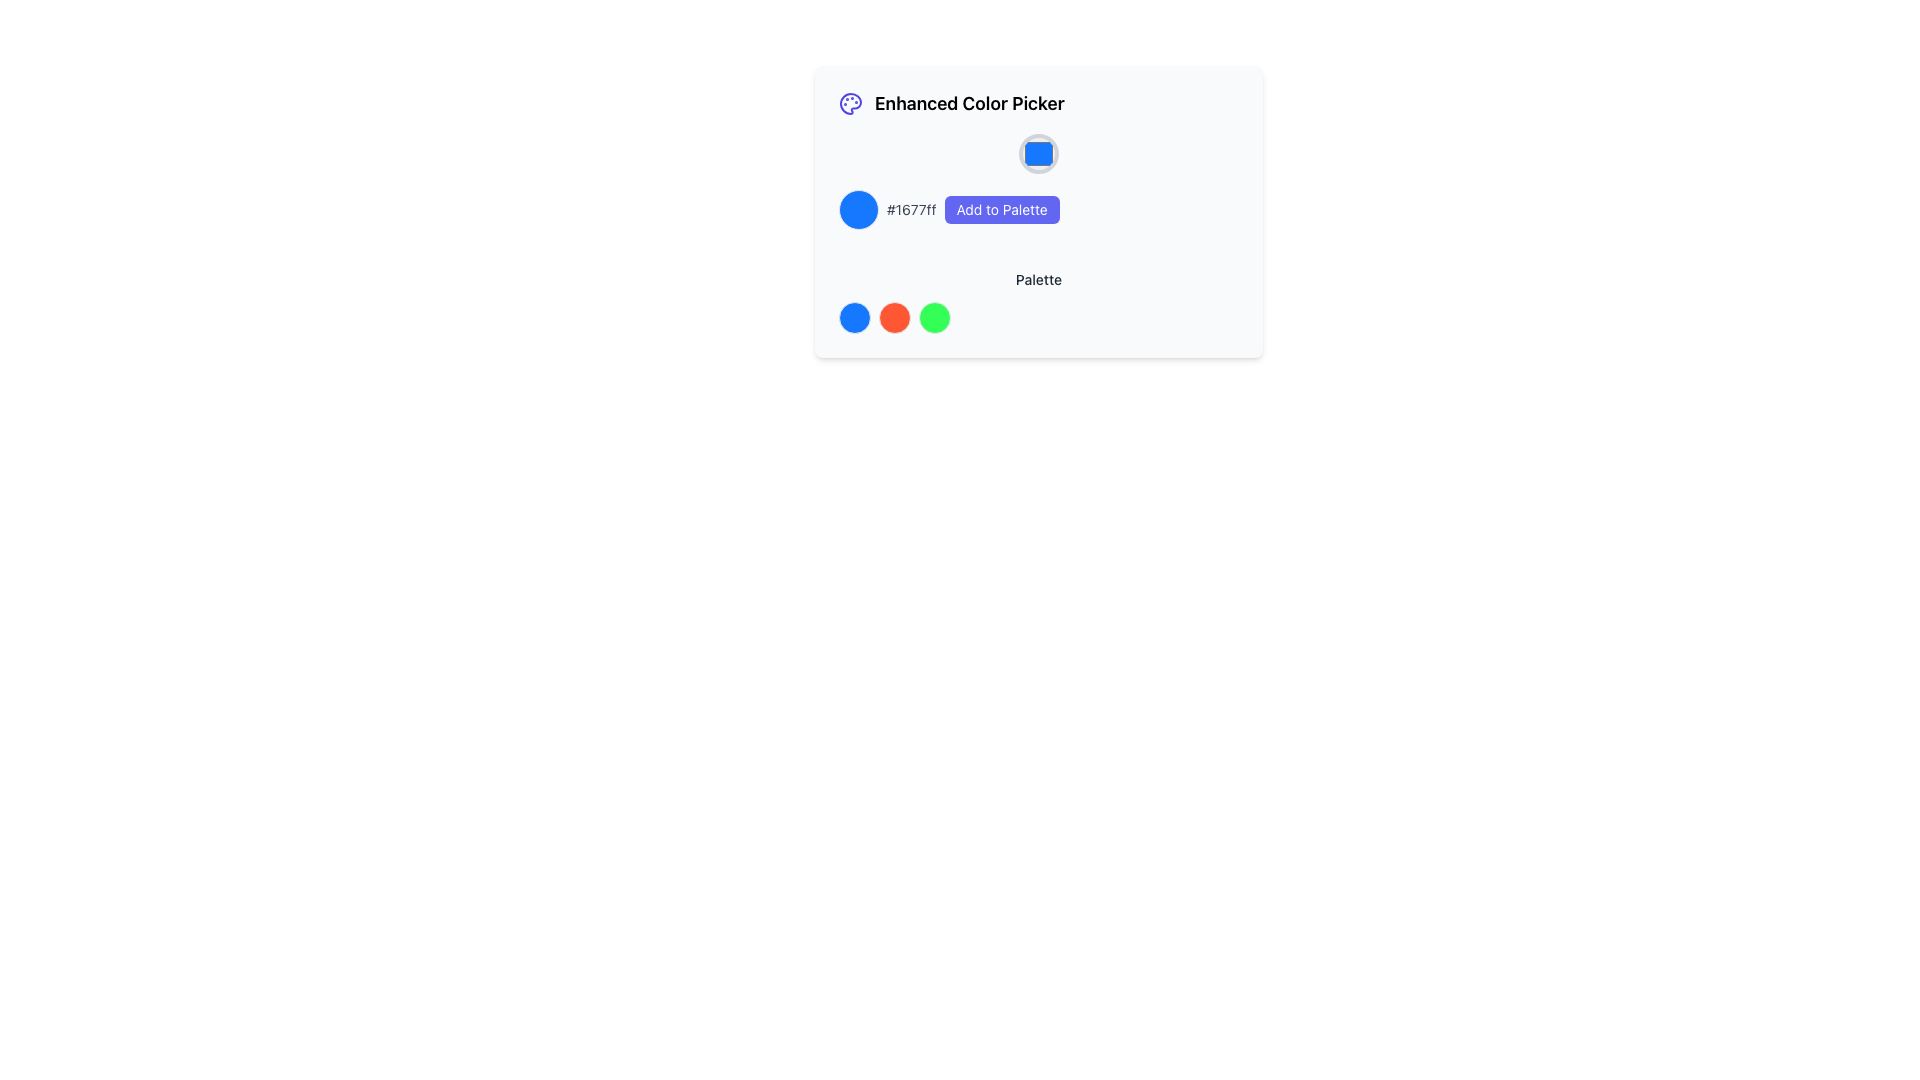  What do you see at coordinates (859, 209) in the screenshot?
I see `the bright blue color swatch display, which is a small circular shape filled with RGB (22, 119, 255)` at bounding box center [859, 209].